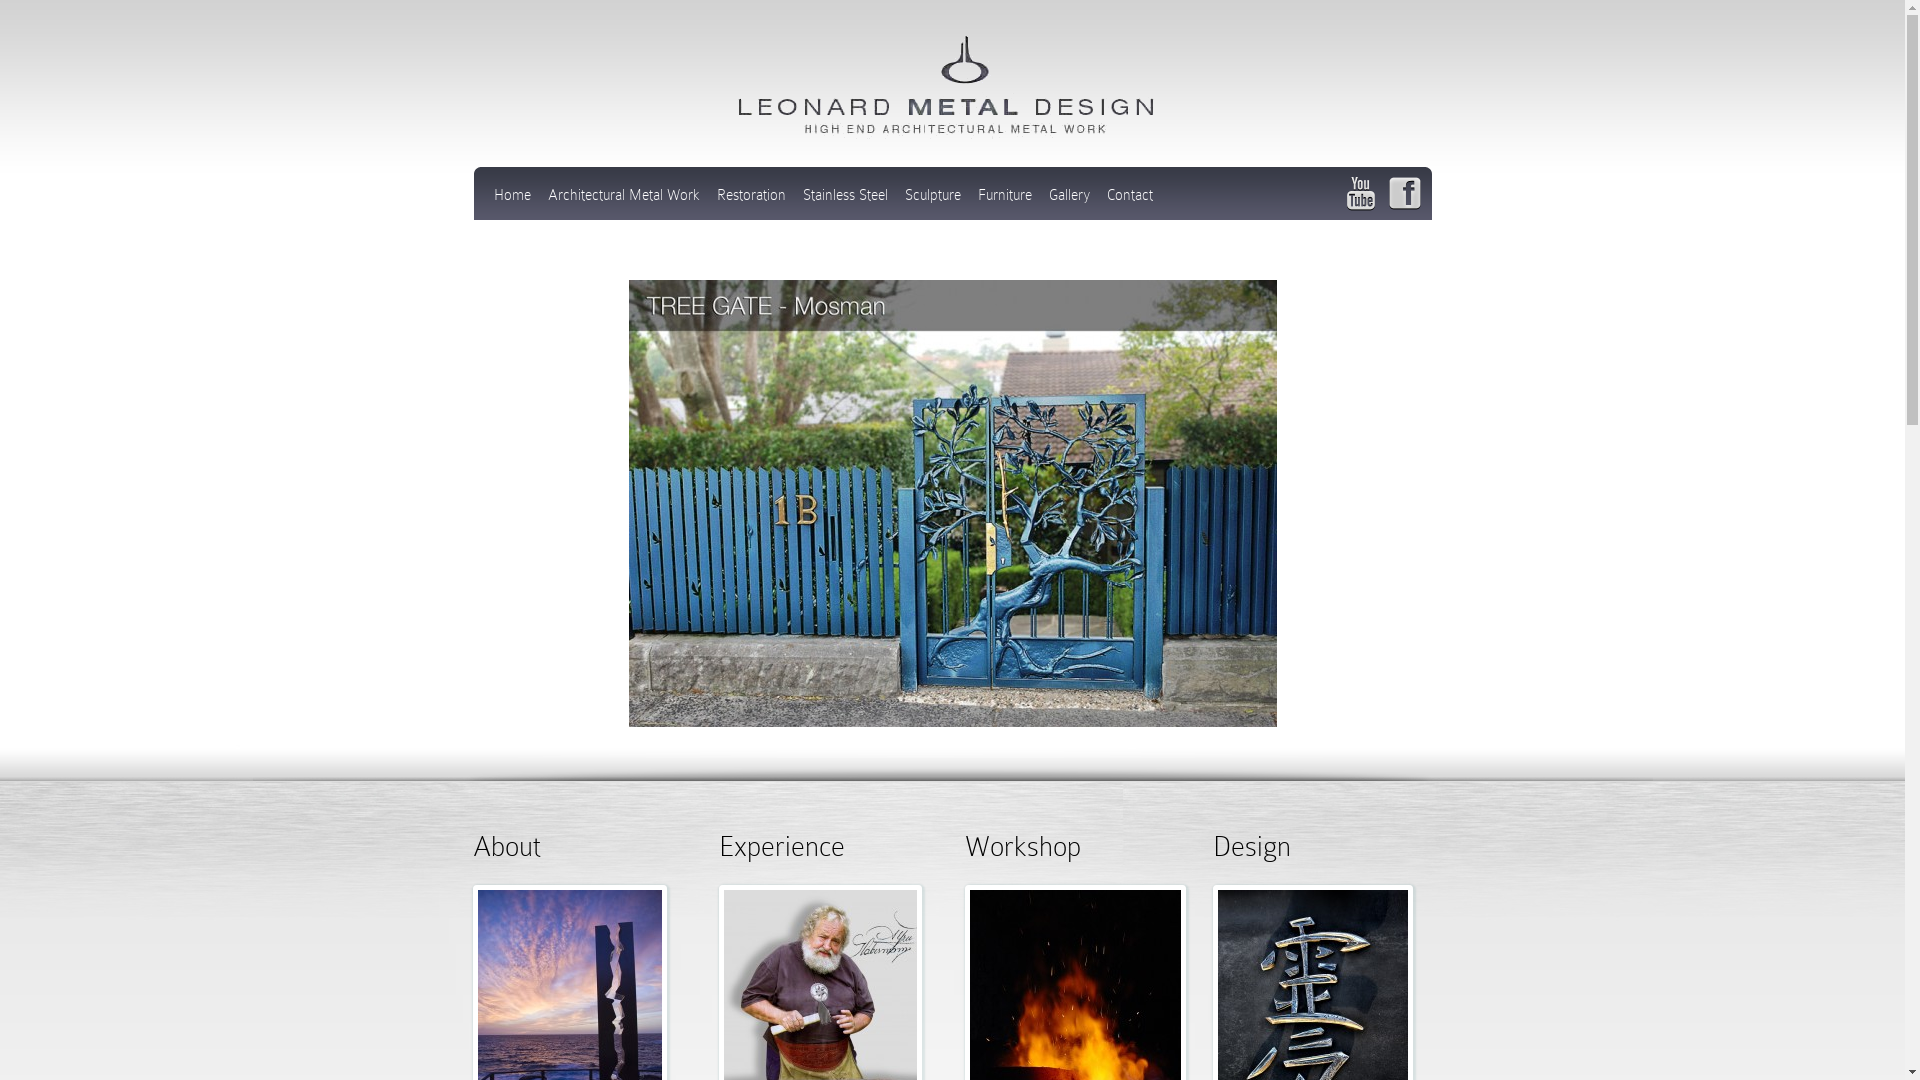 This screenshot has height=1080, width=1920. What do you see at coordinates (1067, 201) in the screenshot?
I see `'Gallery'` at bounding box center [1067, 201].